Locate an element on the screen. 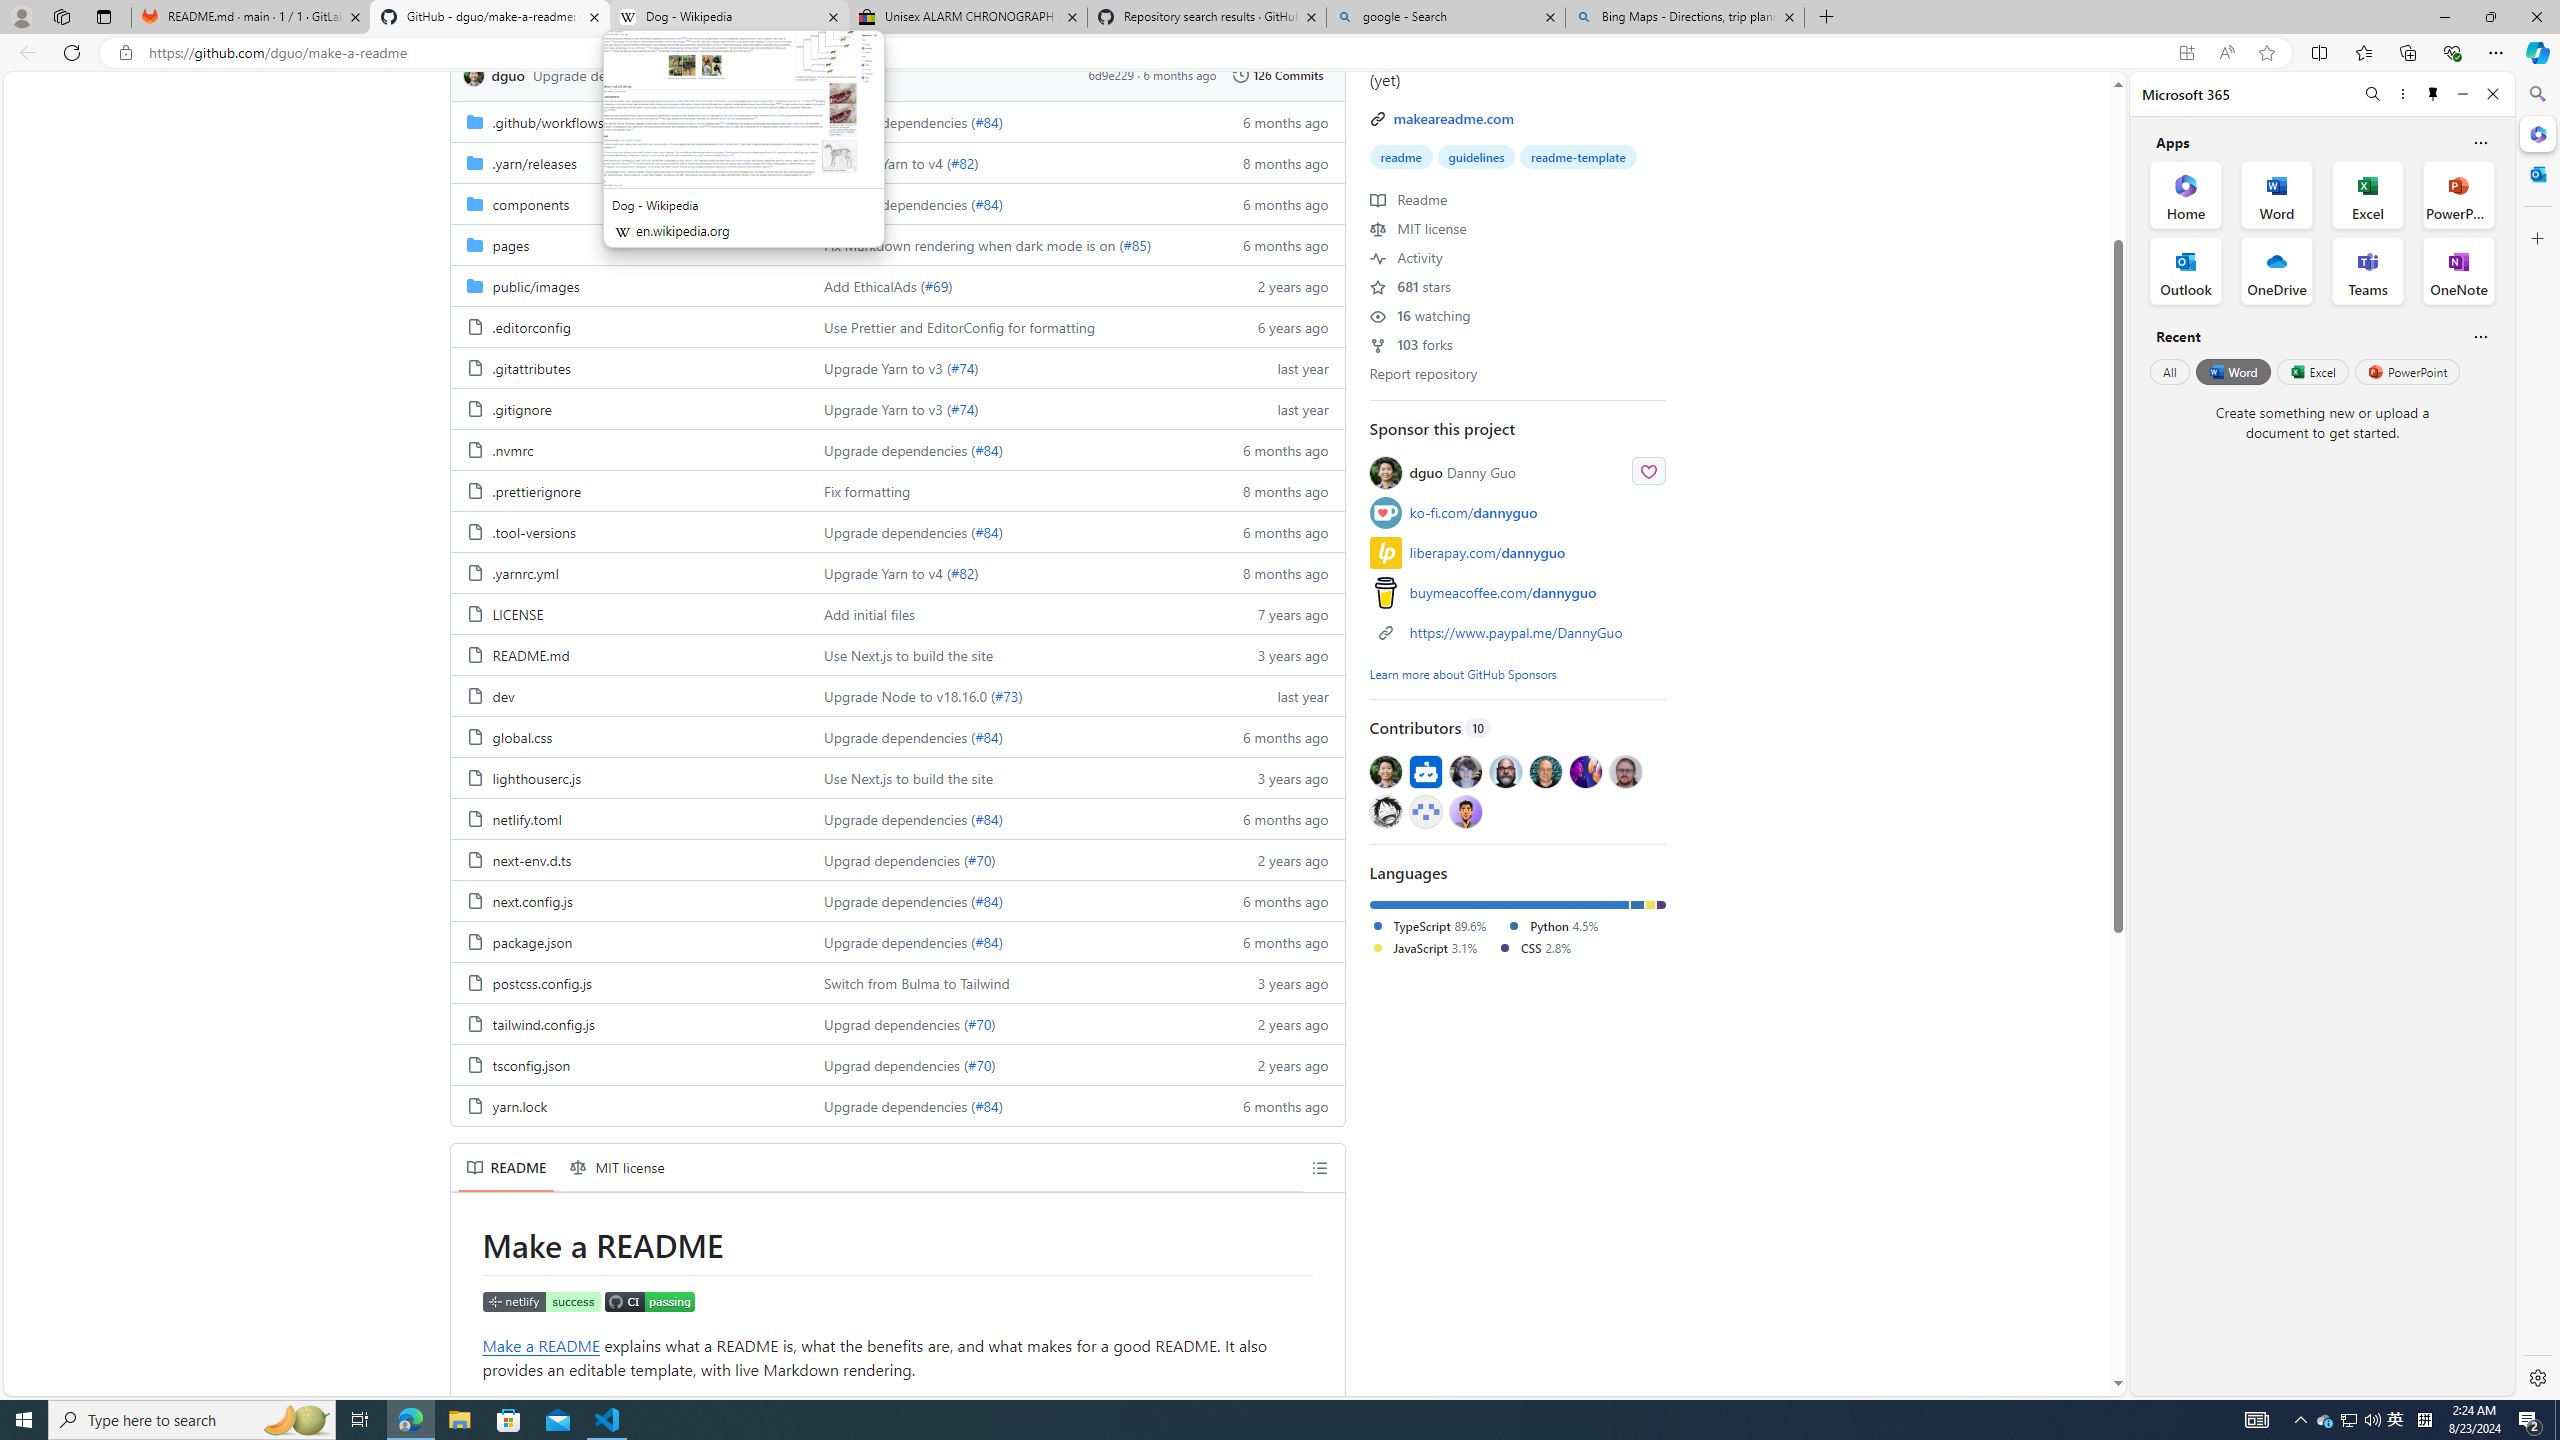 The width and height of the screenshot is (2560, 1440). '@paul-hammant' is located at coordinates (1544, 770).